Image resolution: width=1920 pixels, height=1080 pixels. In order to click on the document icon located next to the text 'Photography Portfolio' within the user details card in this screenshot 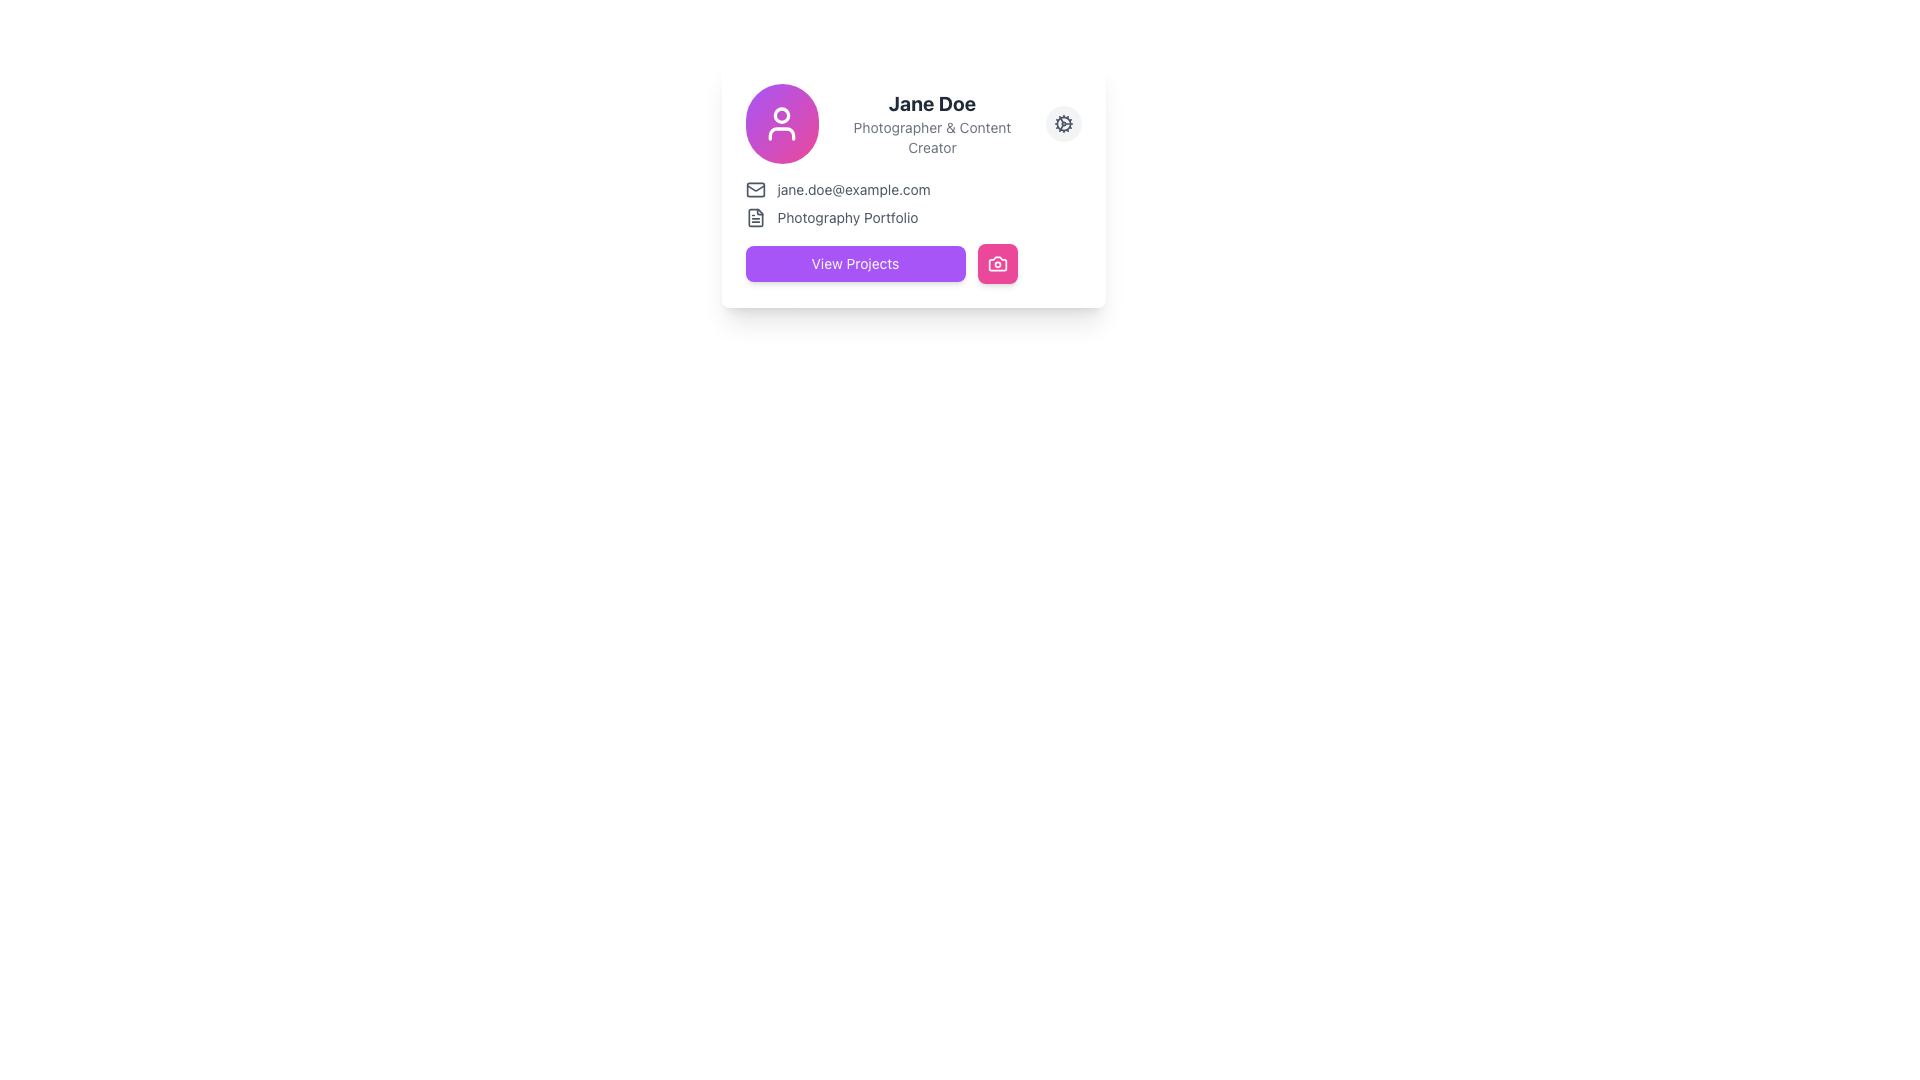, I will do `click(754, 218)`.